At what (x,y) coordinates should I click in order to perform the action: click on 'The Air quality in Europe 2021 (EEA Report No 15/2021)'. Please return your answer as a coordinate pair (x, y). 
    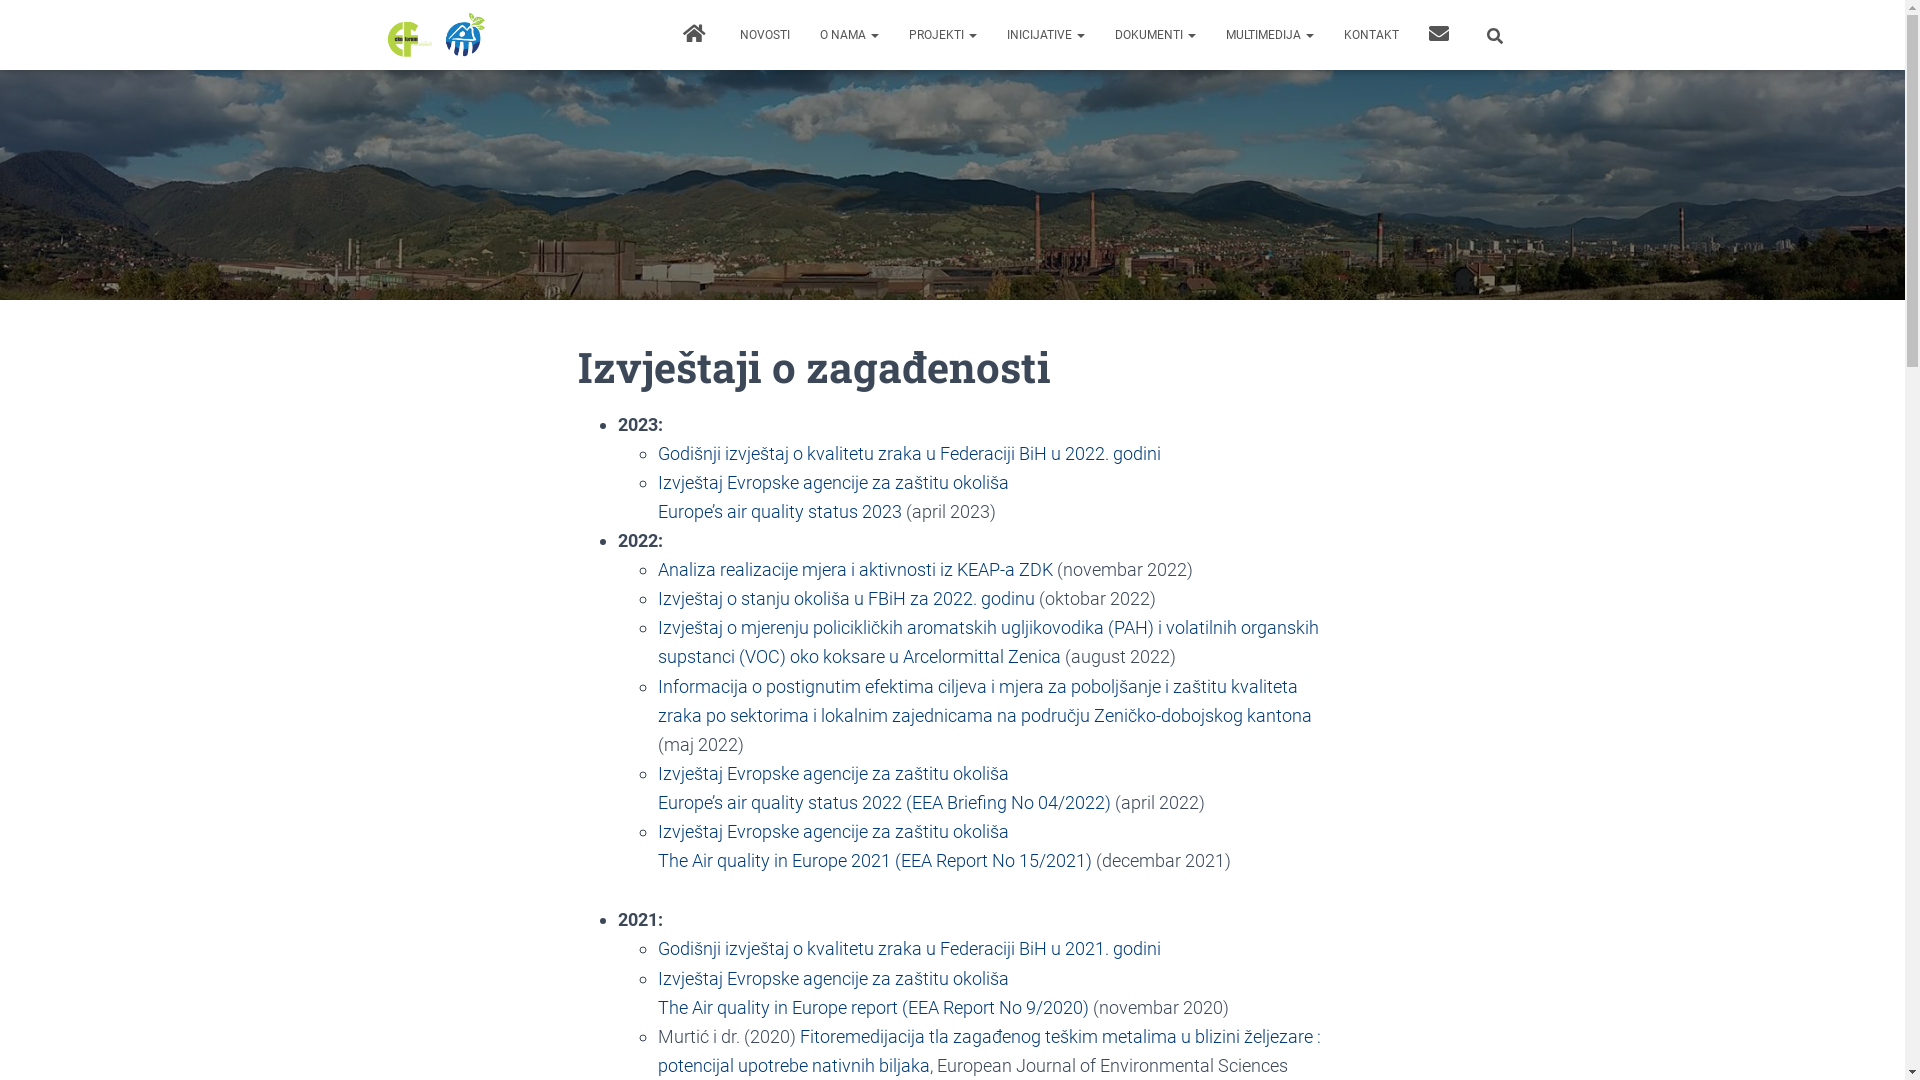
    Looking at the image, I should click on (657, 859).